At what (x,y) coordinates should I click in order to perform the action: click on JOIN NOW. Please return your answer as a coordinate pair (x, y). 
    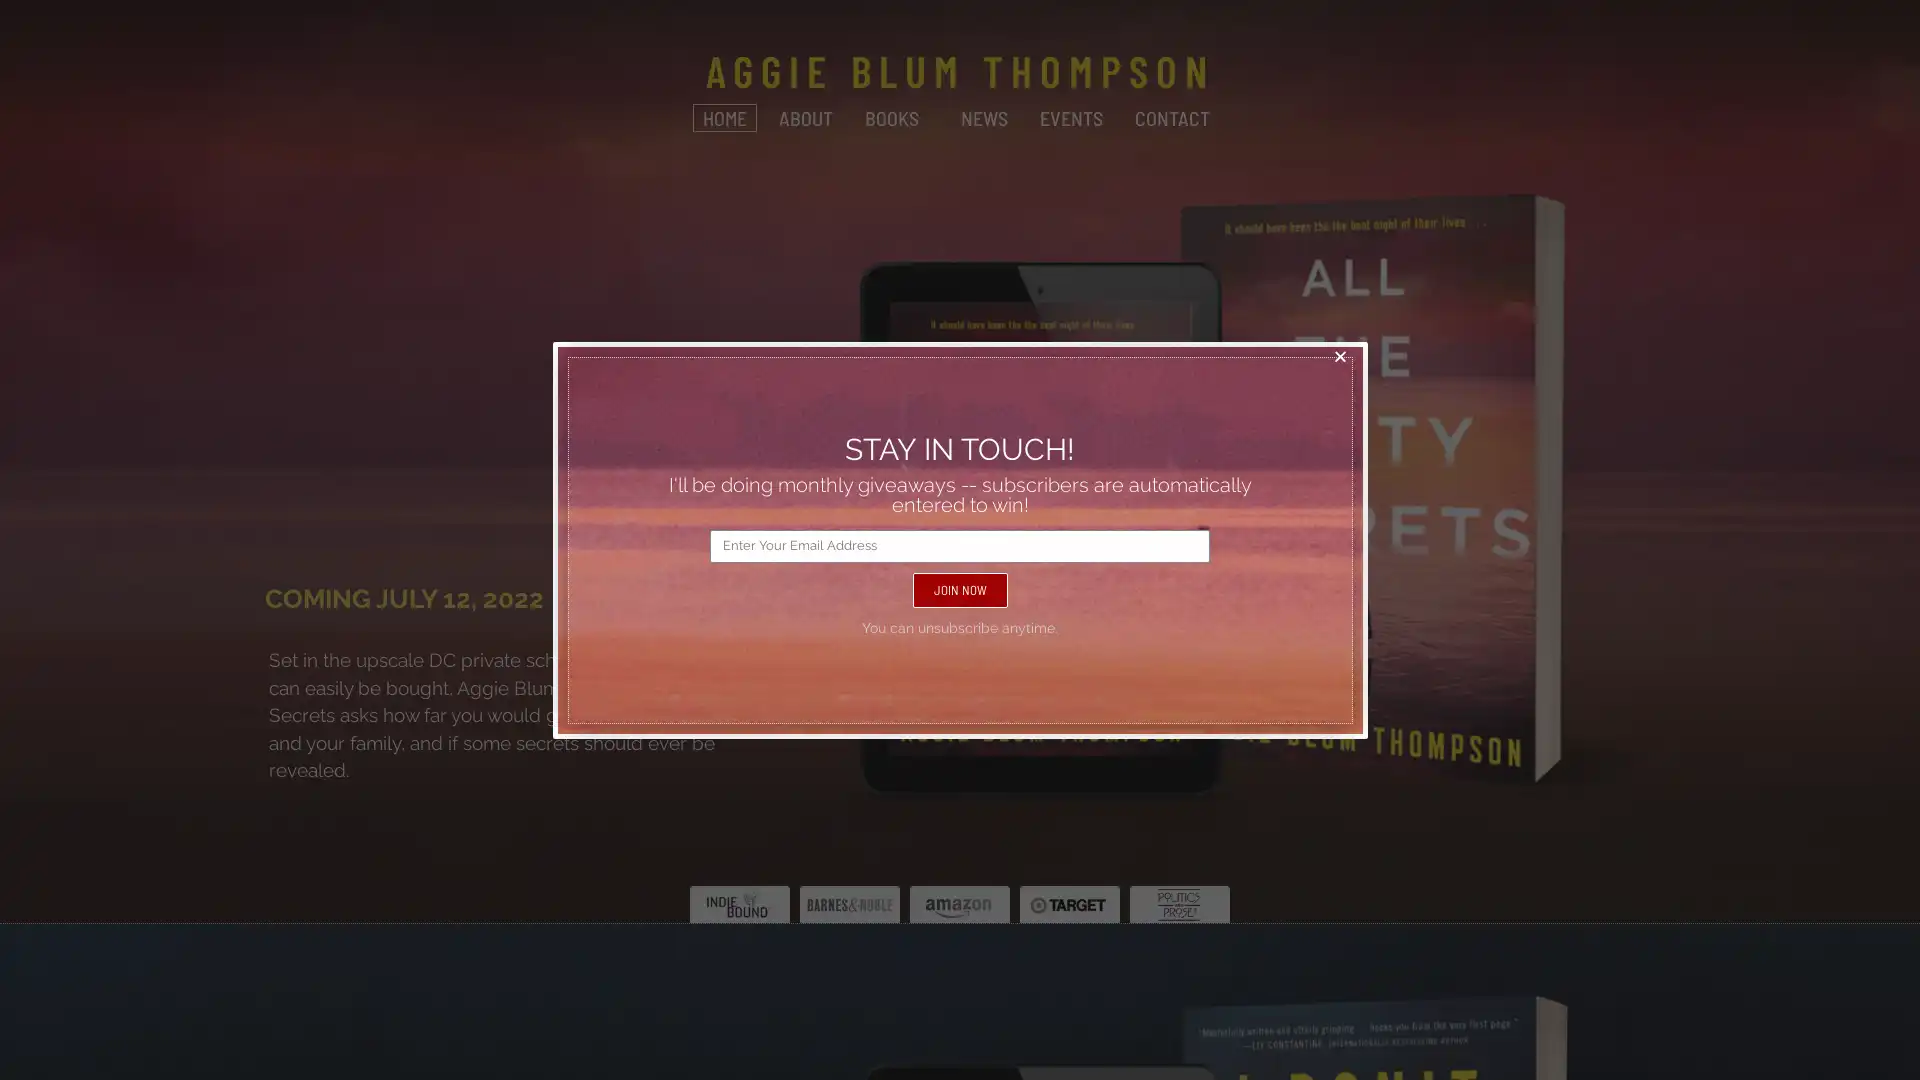
    Looking at the image, I should click on (958, 589).